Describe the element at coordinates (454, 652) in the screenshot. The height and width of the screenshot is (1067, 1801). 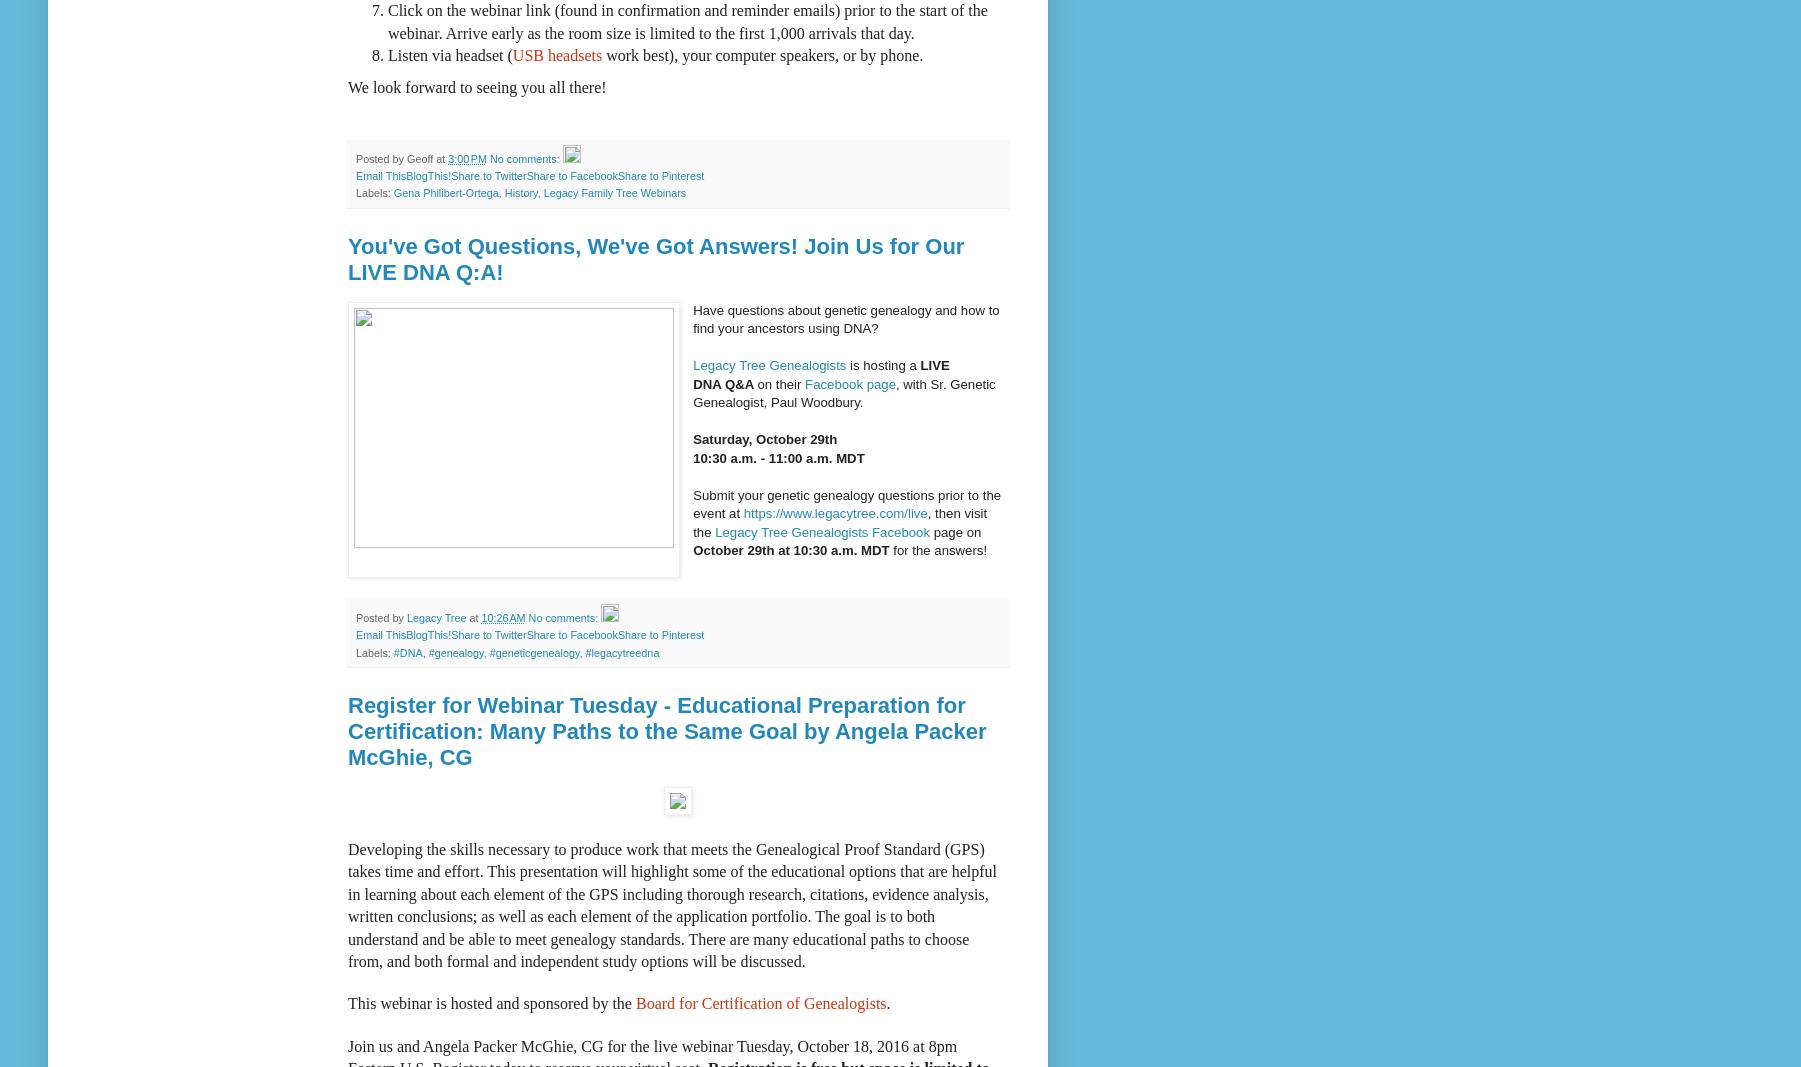
I see `'#genealogy'` at that location.